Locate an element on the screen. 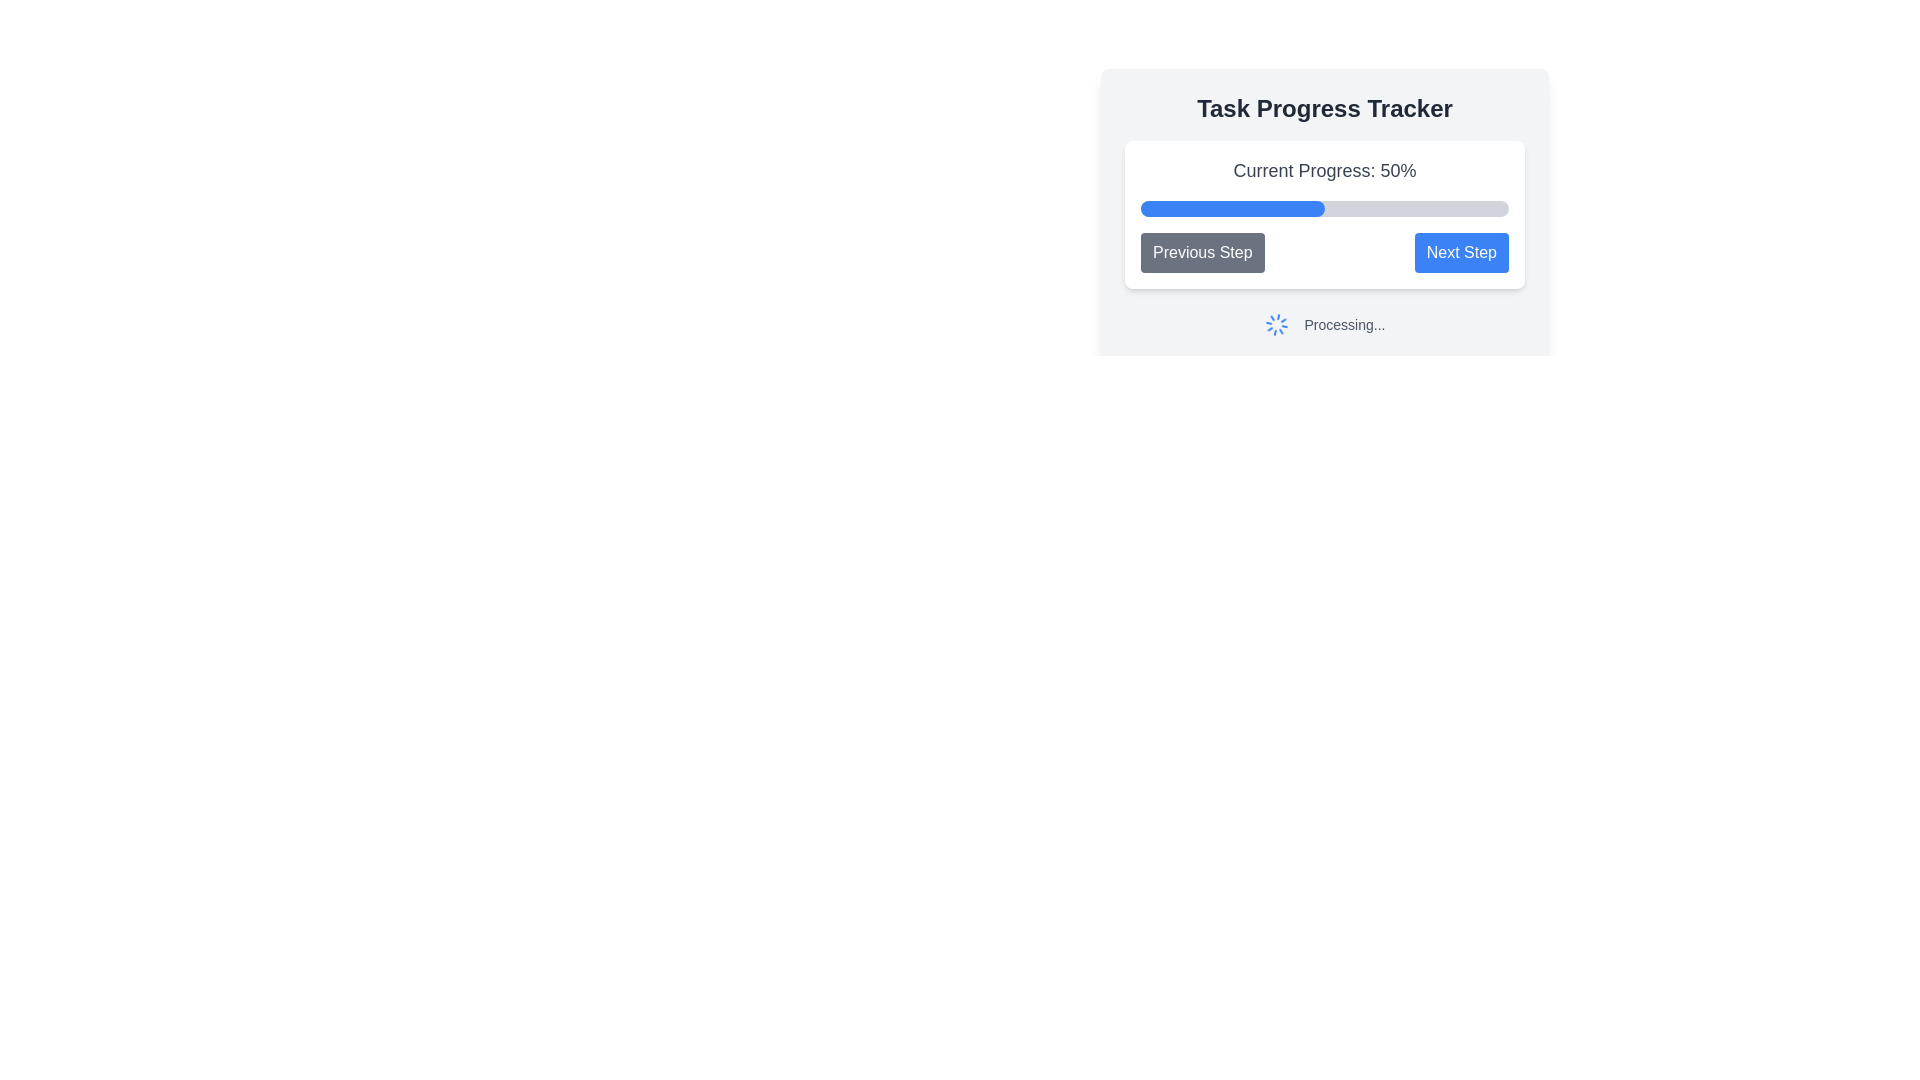 The height and width of the screenshot is (1080, 1920). the leftmost button in the 'Task Progress Tracker' panel to interact via keyboard is located at coordinates (1201, 252).